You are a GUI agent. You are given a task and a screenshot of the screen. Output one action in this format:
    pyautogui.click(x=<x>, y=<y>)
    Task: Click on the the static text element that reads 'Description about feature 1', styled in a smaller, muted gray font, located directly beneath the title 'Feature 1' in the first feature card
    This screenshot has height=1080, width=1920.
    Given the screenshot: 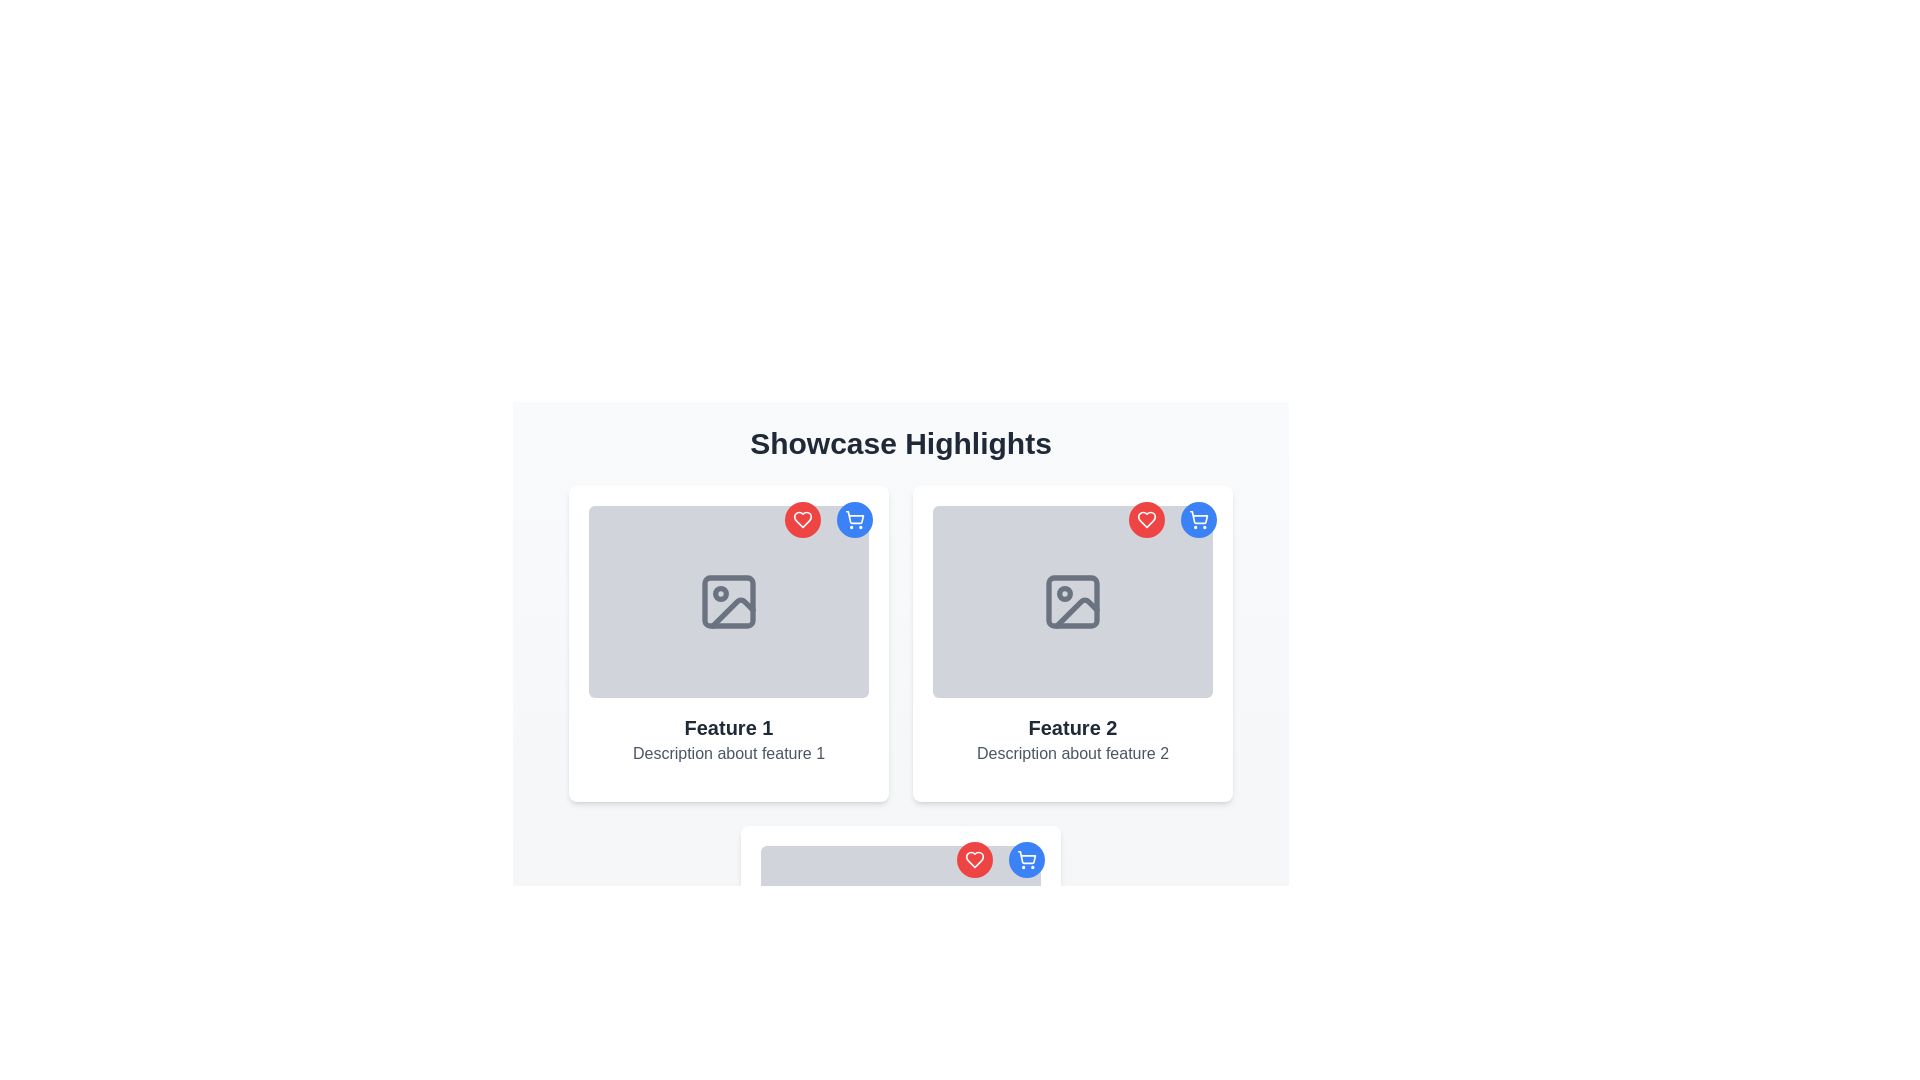 What is the action you would take?
    pyautogui.click(x=728, y=753)
    